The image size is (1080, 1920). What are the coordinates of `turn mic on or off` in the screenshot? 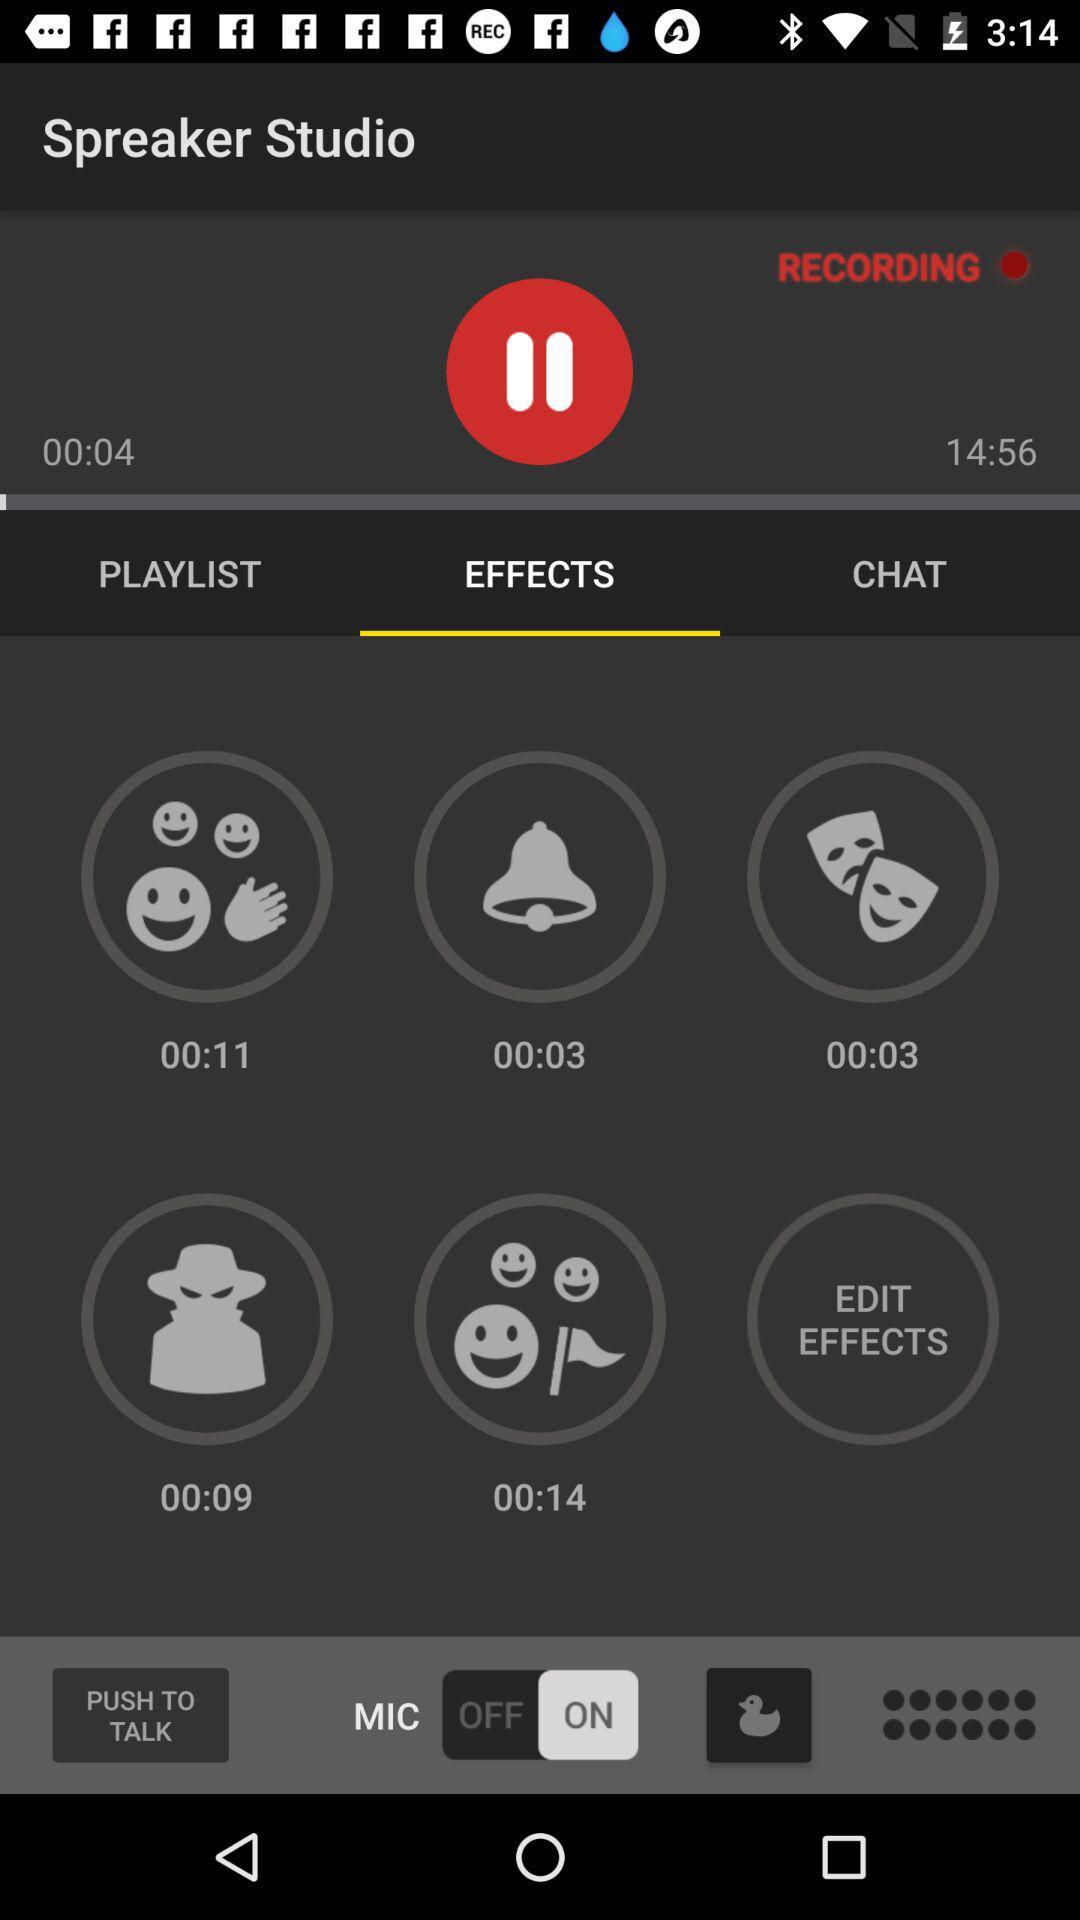 It's located at (538, 1713).